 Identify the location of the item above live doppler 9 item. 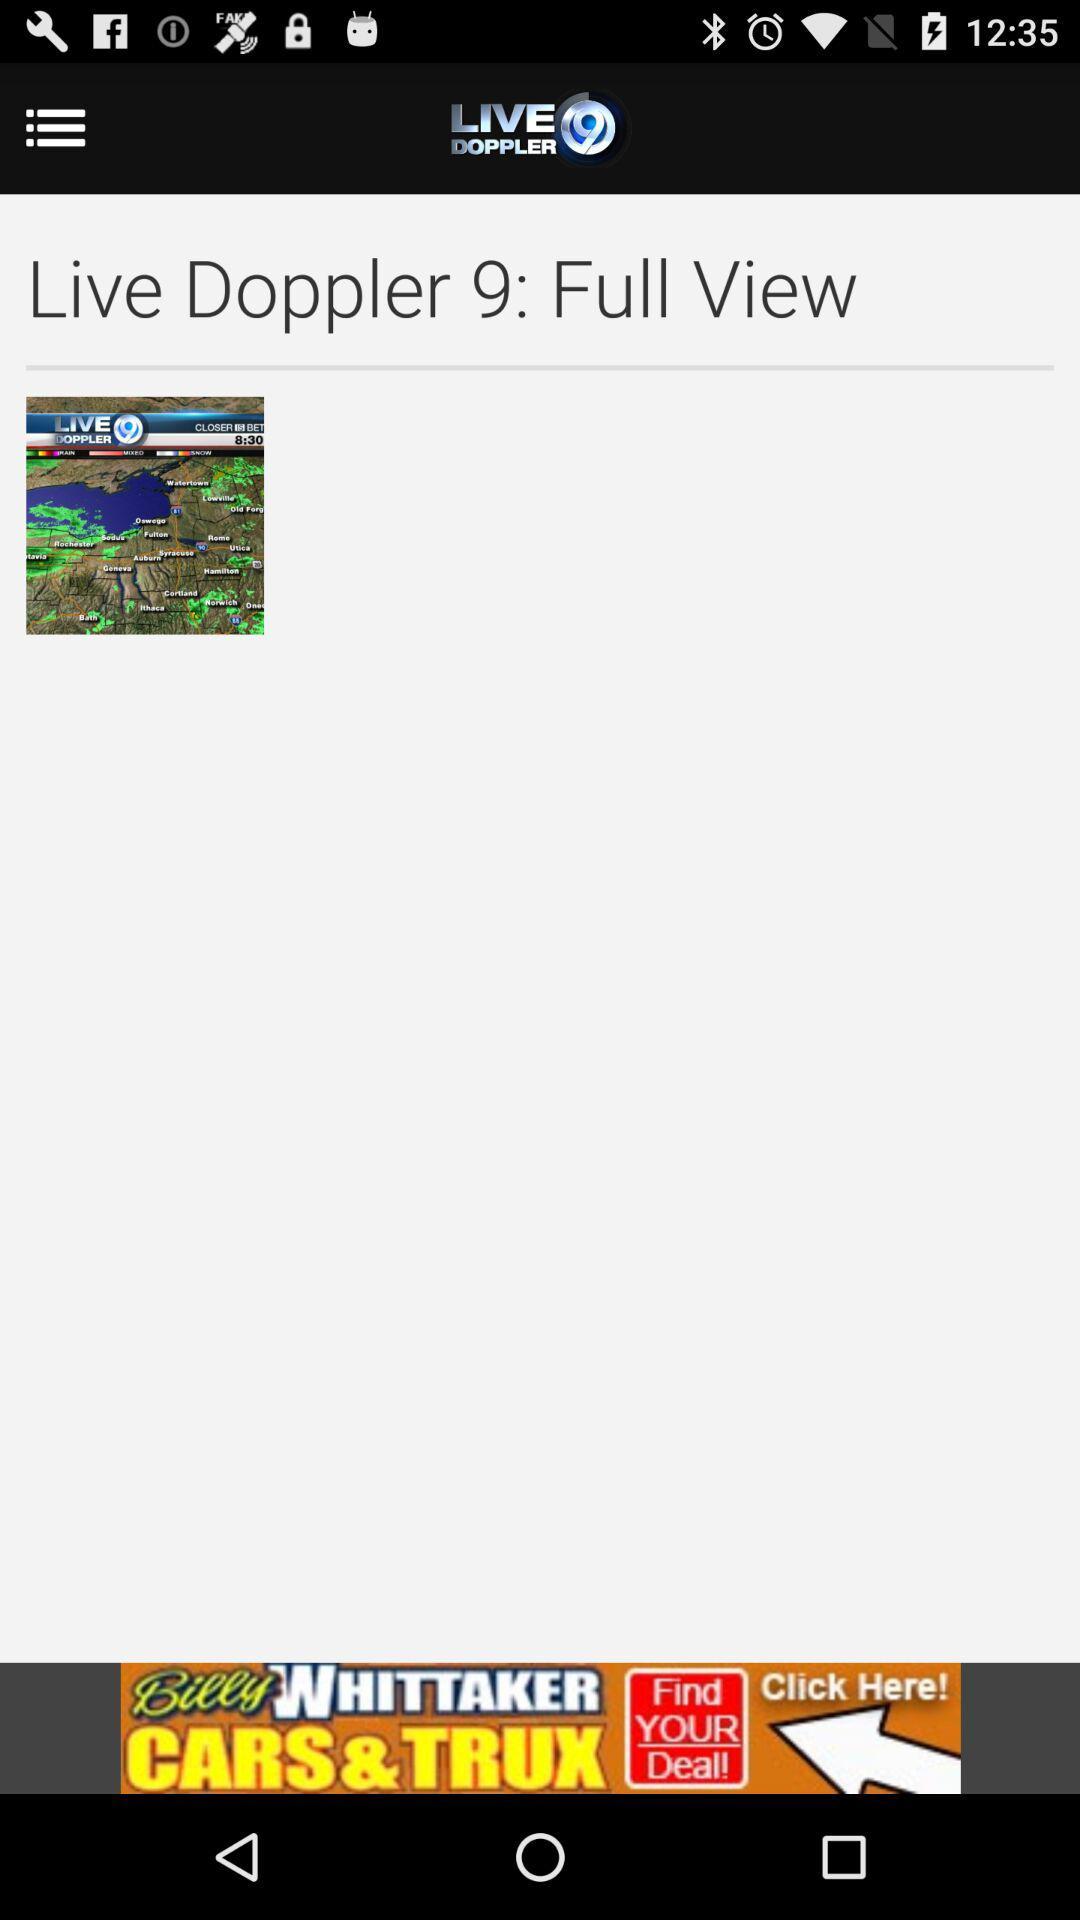
(540, 127).